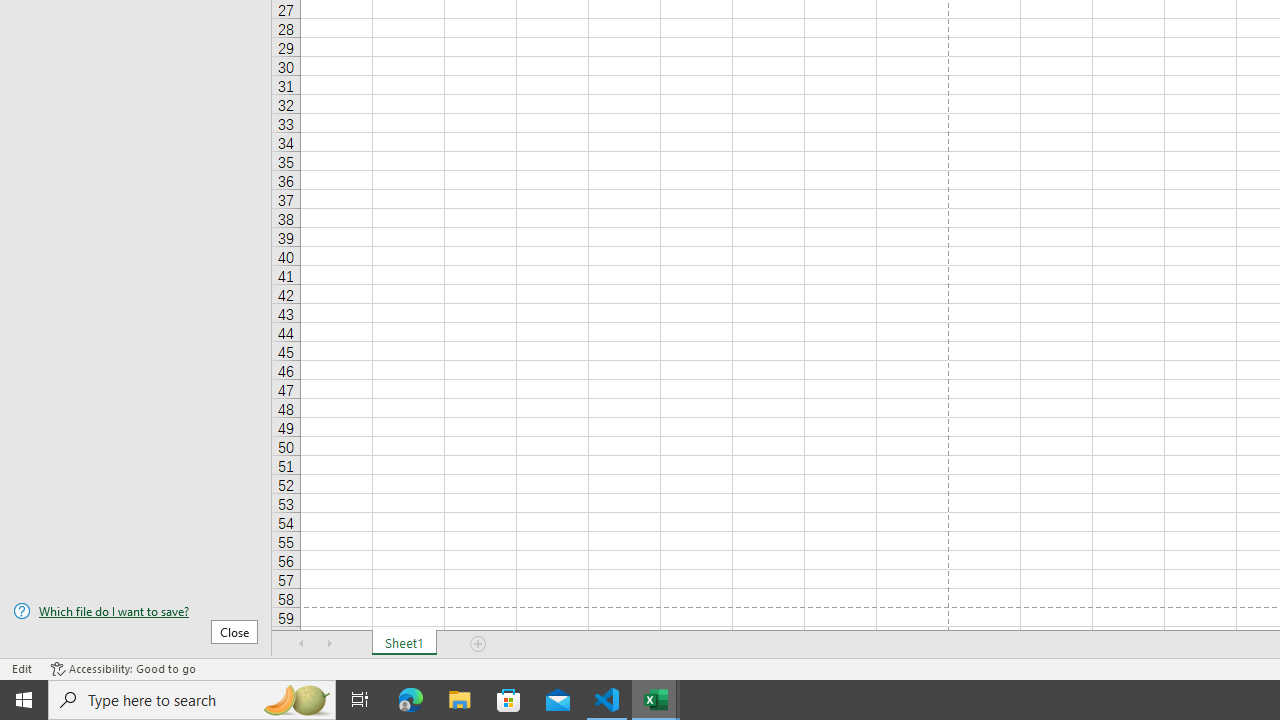  Describe the element at coordinates (135, 610) in the screenshot. I see `'Which file do I want to save?'` at that location.